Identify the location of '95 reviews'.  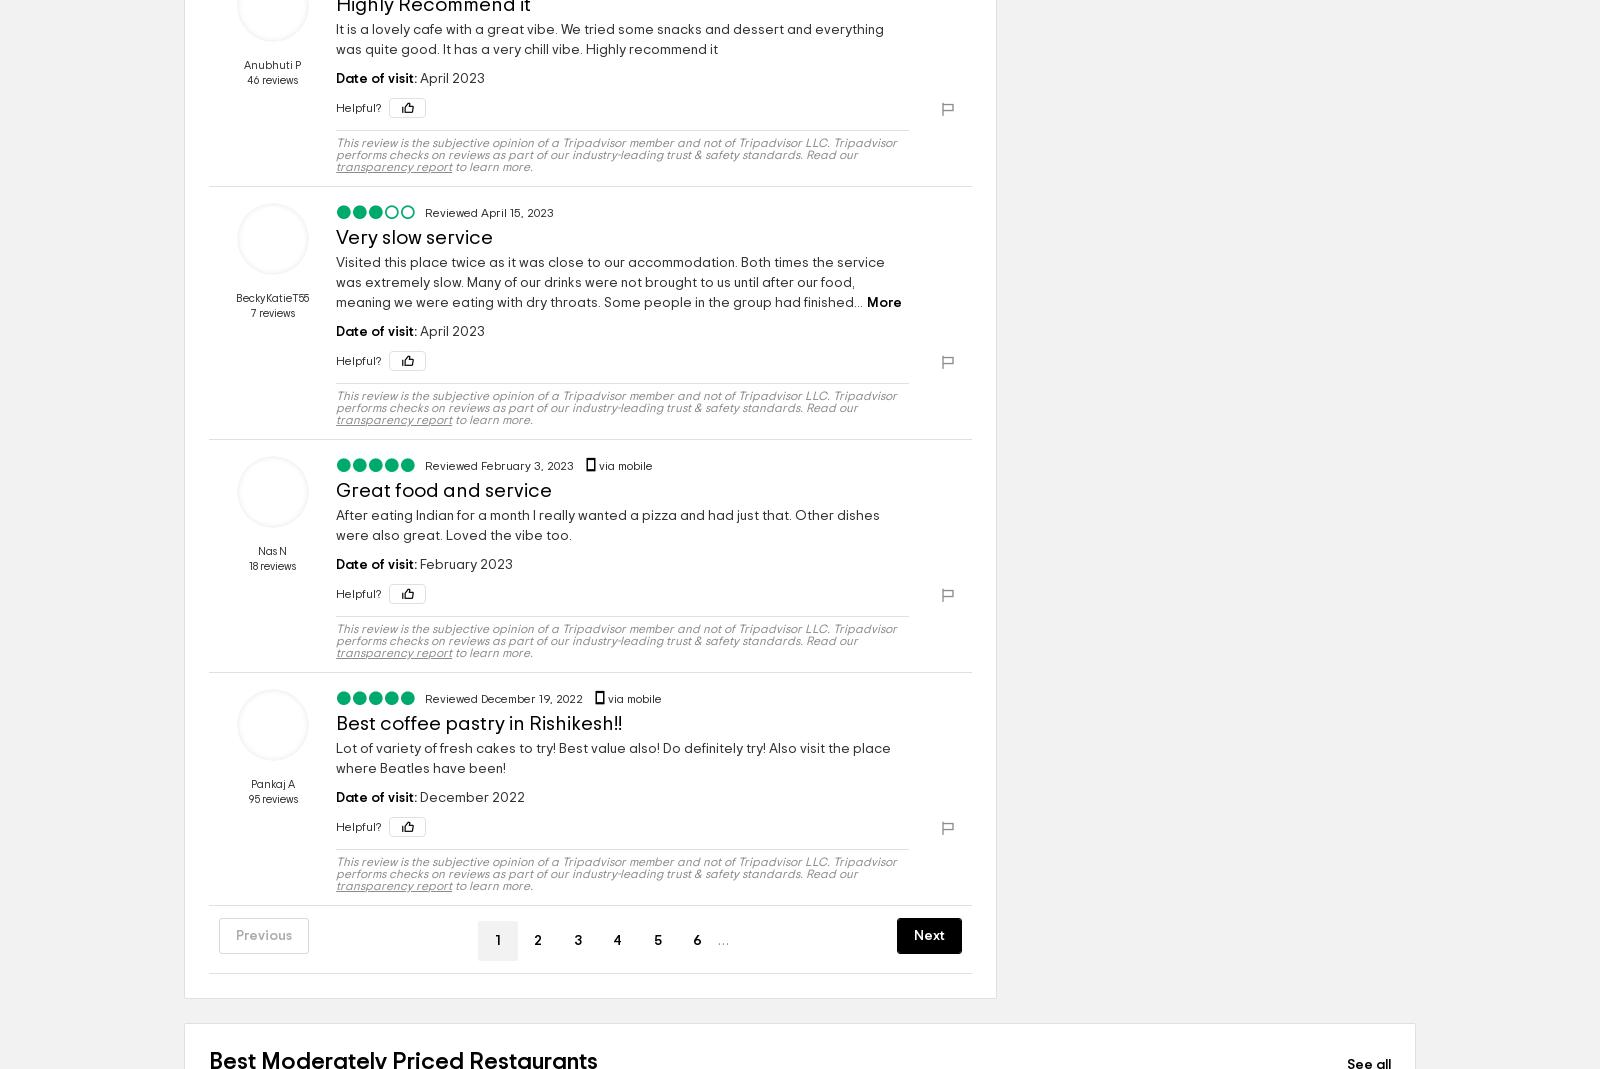
(247, 799).